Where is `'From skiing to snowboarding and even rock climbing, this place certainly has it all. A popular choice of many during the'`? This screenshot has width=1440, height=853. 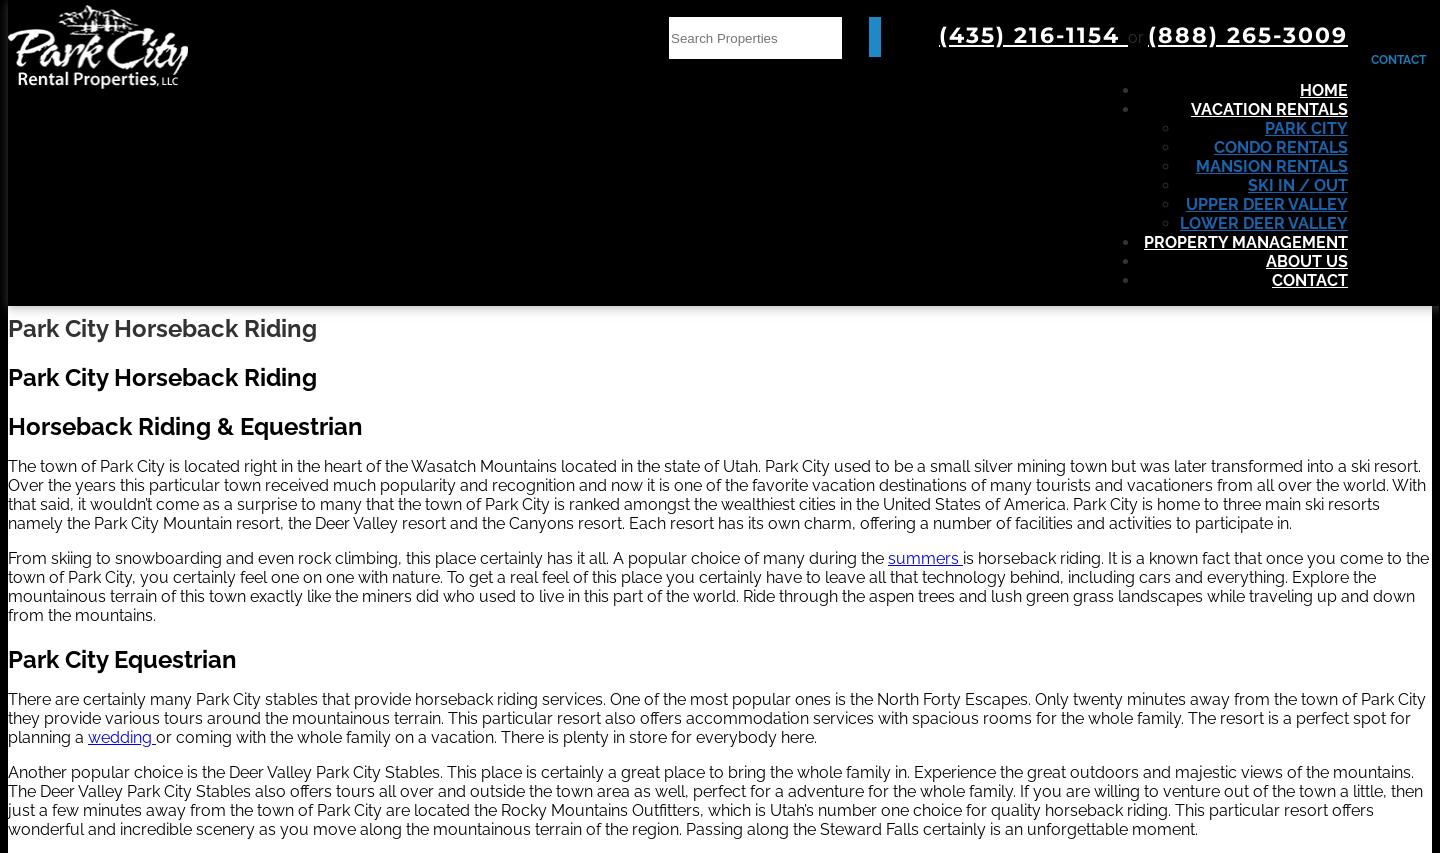 'From skiing to snowboarding and even rock climbing, this place certainly has it all. A popular choice of many during the' is located at coordinates (447, 556).